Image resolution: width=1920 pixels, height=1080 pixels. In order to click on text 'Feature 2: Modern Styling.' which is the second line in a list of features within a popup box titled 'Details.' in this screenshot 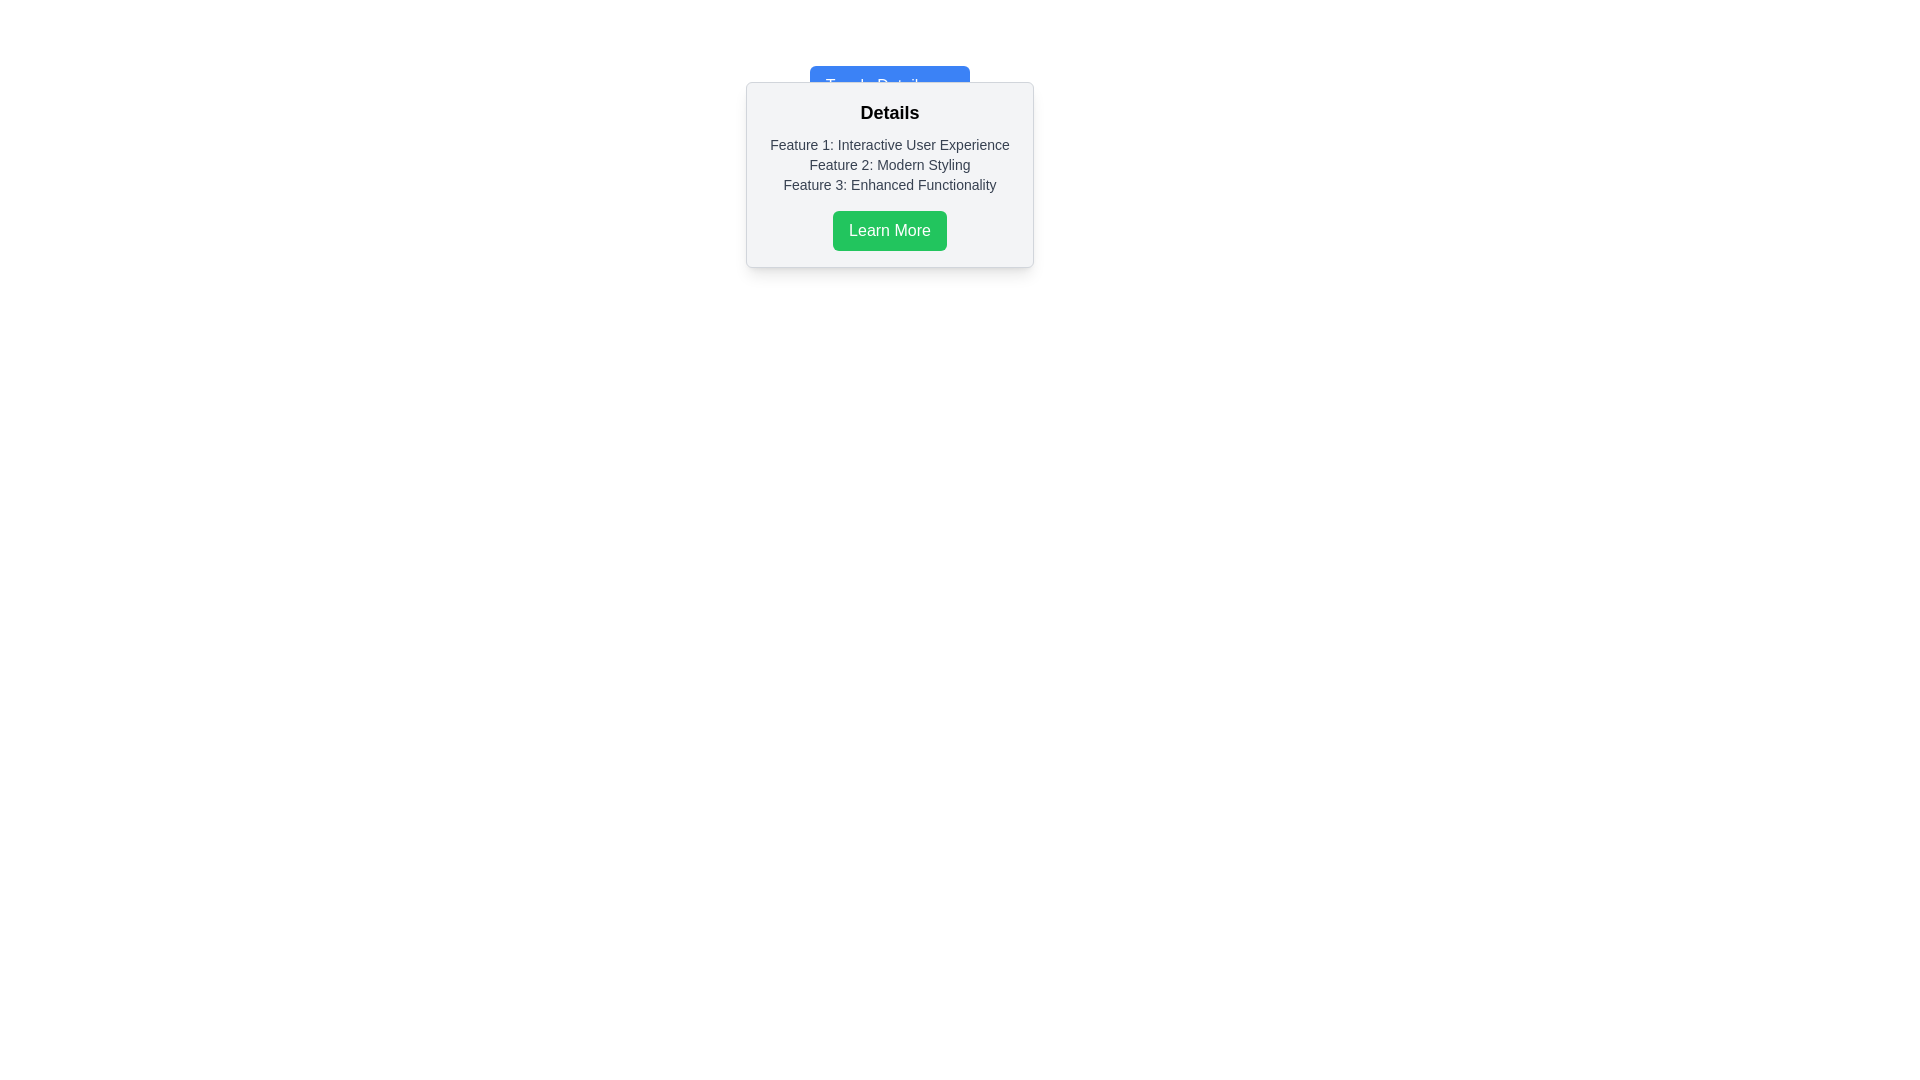, I will do `click(888, 164)`.